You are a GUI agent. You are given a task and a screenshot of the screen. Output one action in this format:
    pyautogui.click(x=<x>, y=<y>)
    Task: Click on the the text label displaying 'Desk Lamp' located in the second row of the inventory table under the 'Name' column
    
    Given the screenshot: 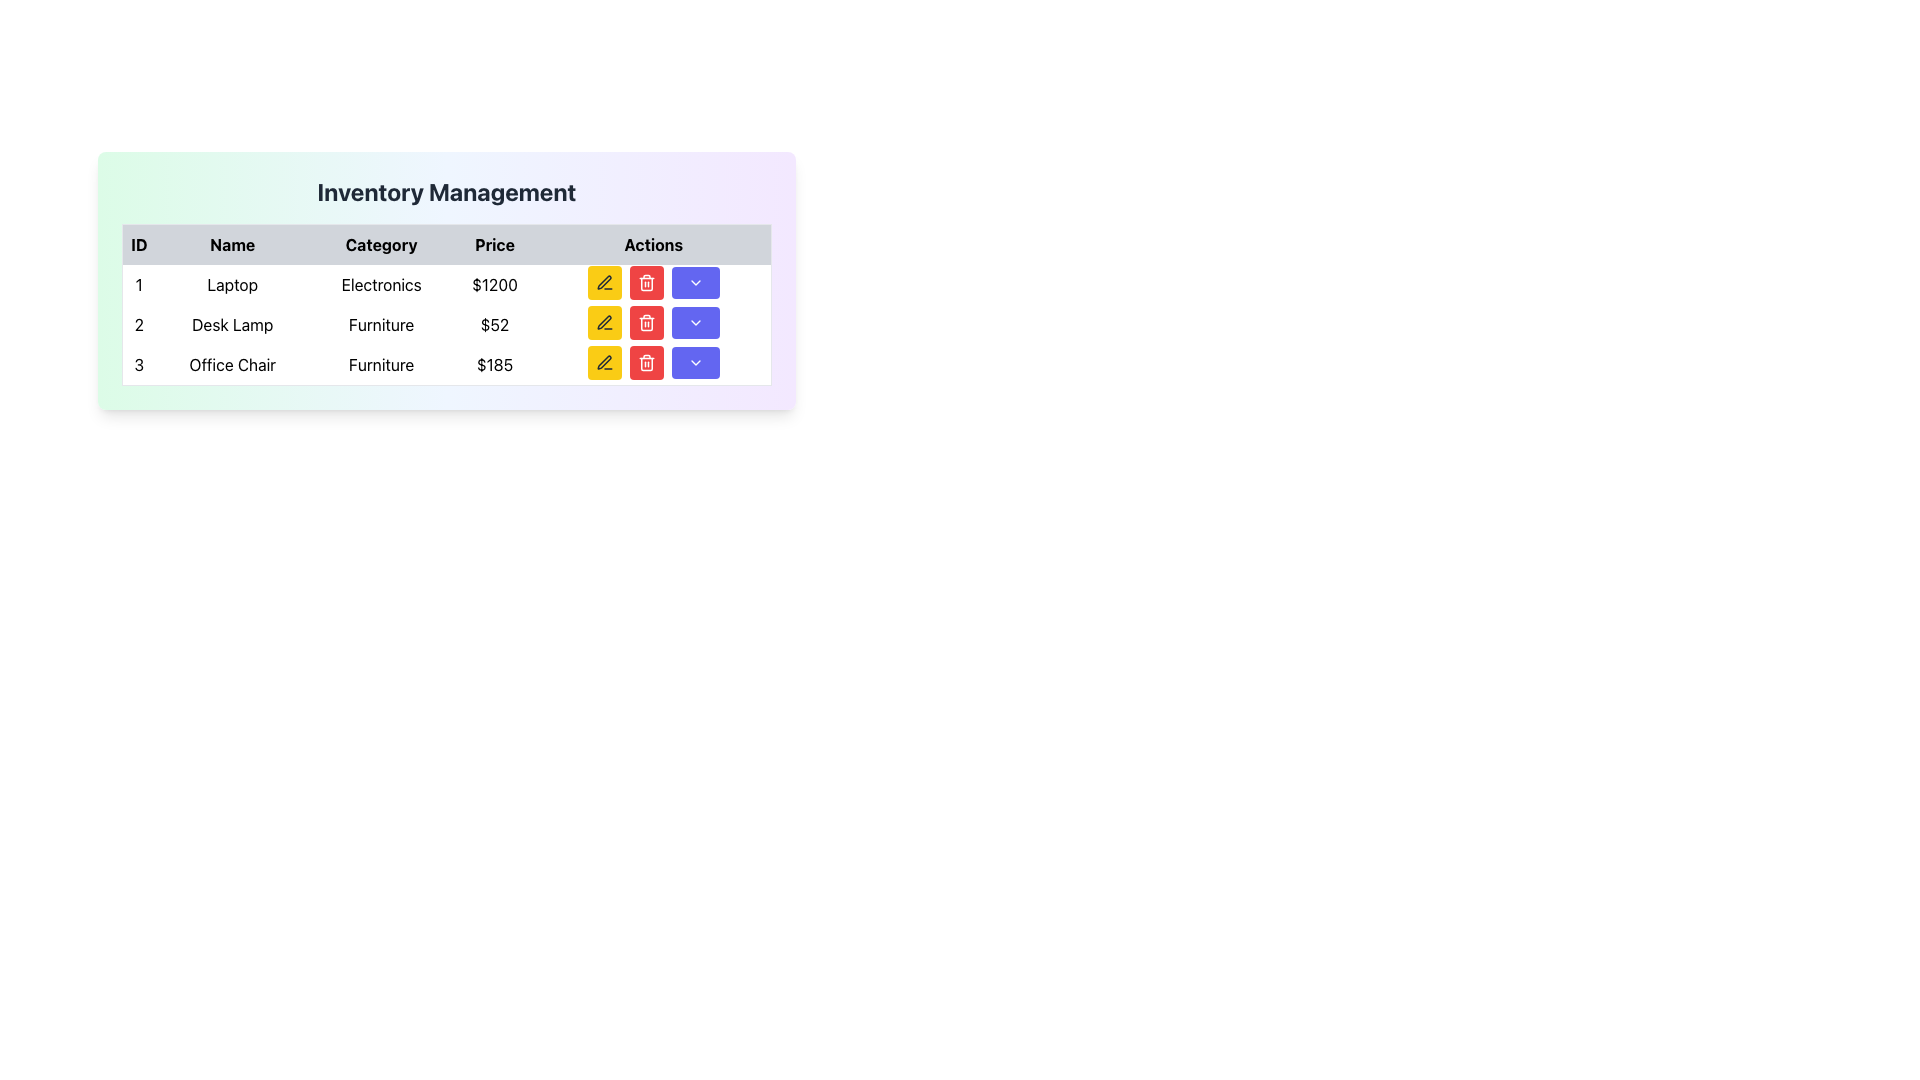 What is the action you would take?
    pyautogui.click(x=232, y=323)
    